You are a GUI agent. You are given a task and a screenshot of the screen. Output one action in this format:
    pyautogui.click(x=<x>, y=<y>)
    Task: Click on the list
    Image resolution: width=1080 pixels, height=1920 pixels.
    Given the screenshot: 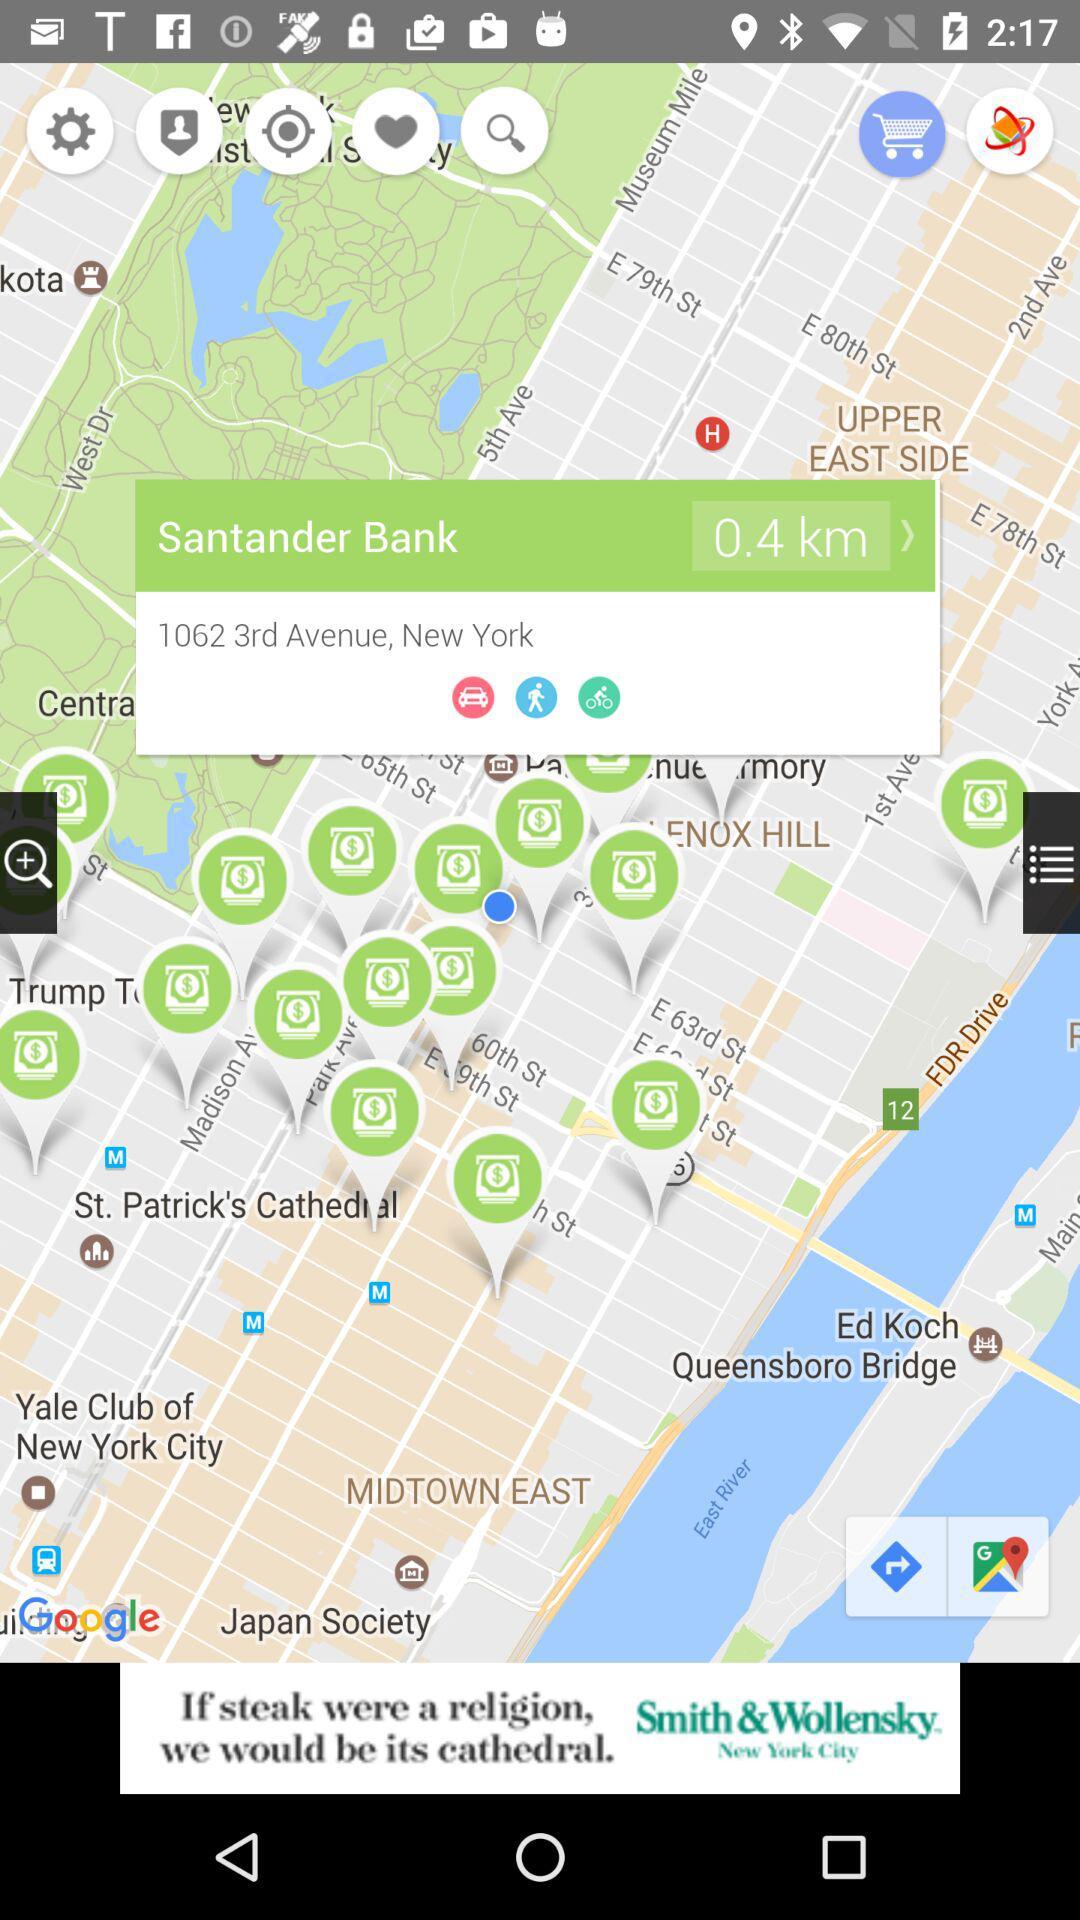 What is the action you would take?
    pyautogui.click(x=1050, y=862)
    